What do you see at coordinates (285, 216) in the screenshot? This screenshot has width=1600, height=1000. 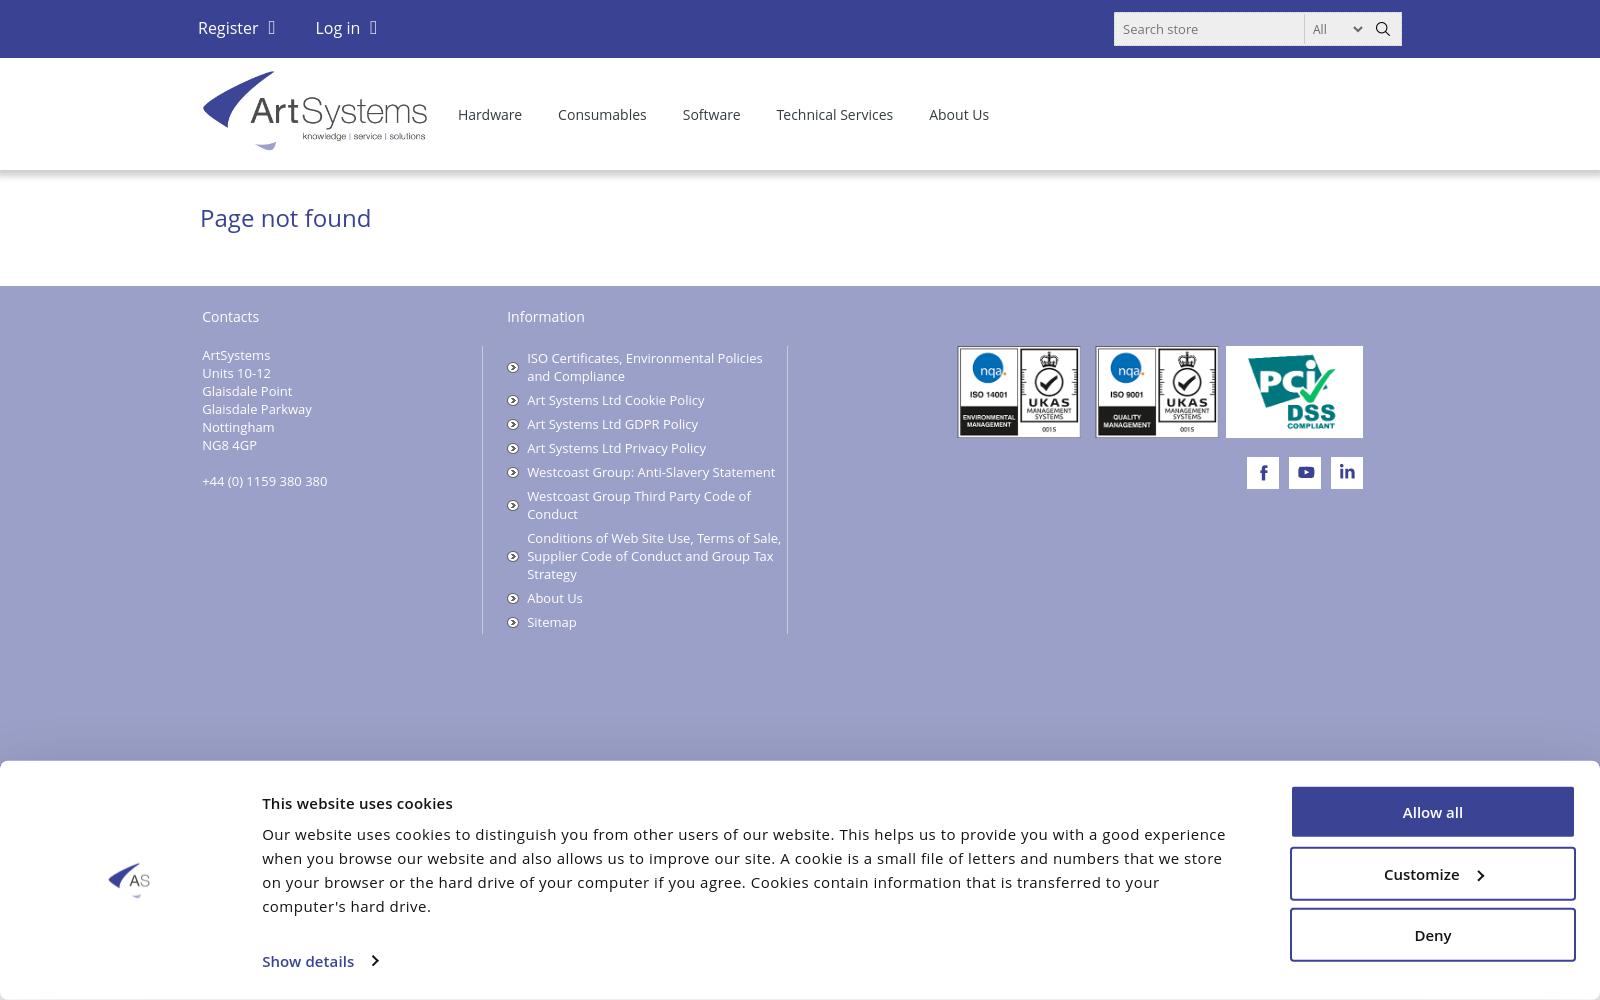 I see `'Page not found'` at bounding box center [285, 216].